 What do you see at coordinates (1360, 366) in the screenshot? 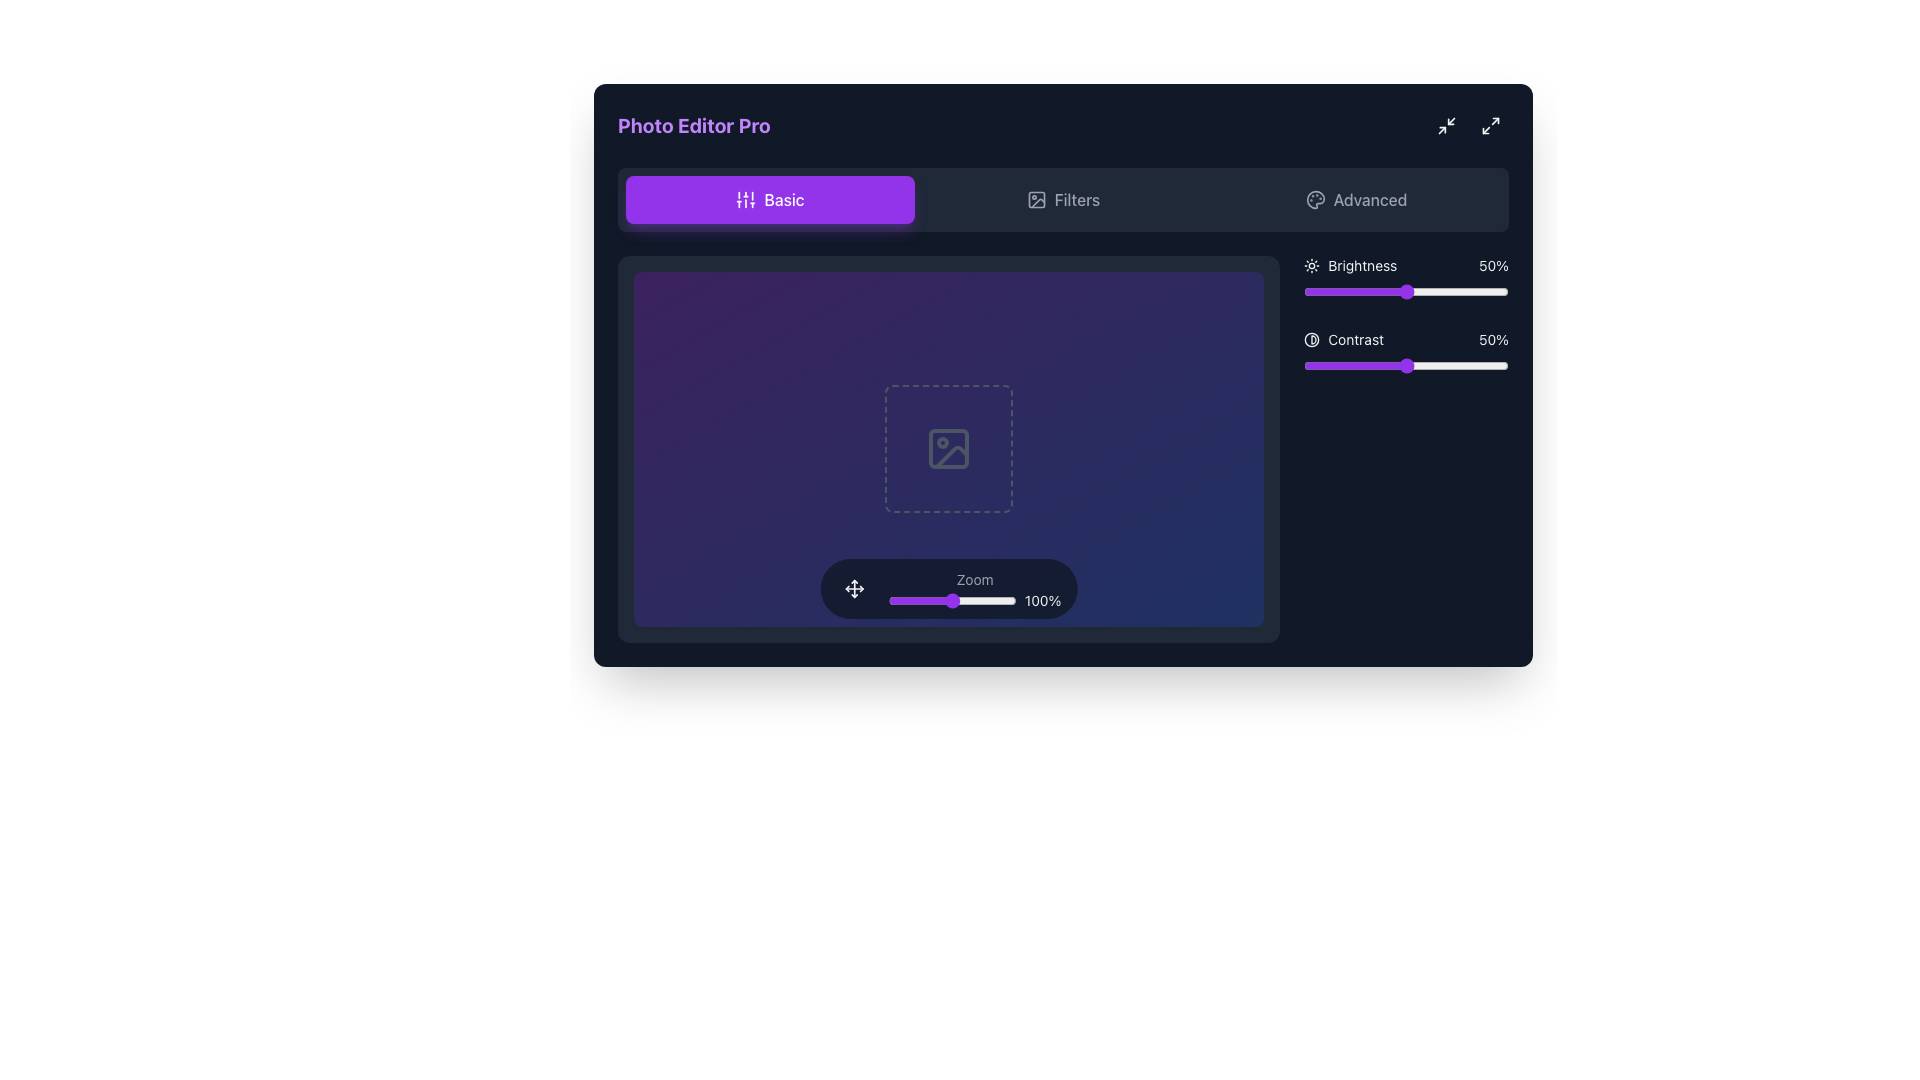
I see `the slider` at bounding box center [1360, 366].